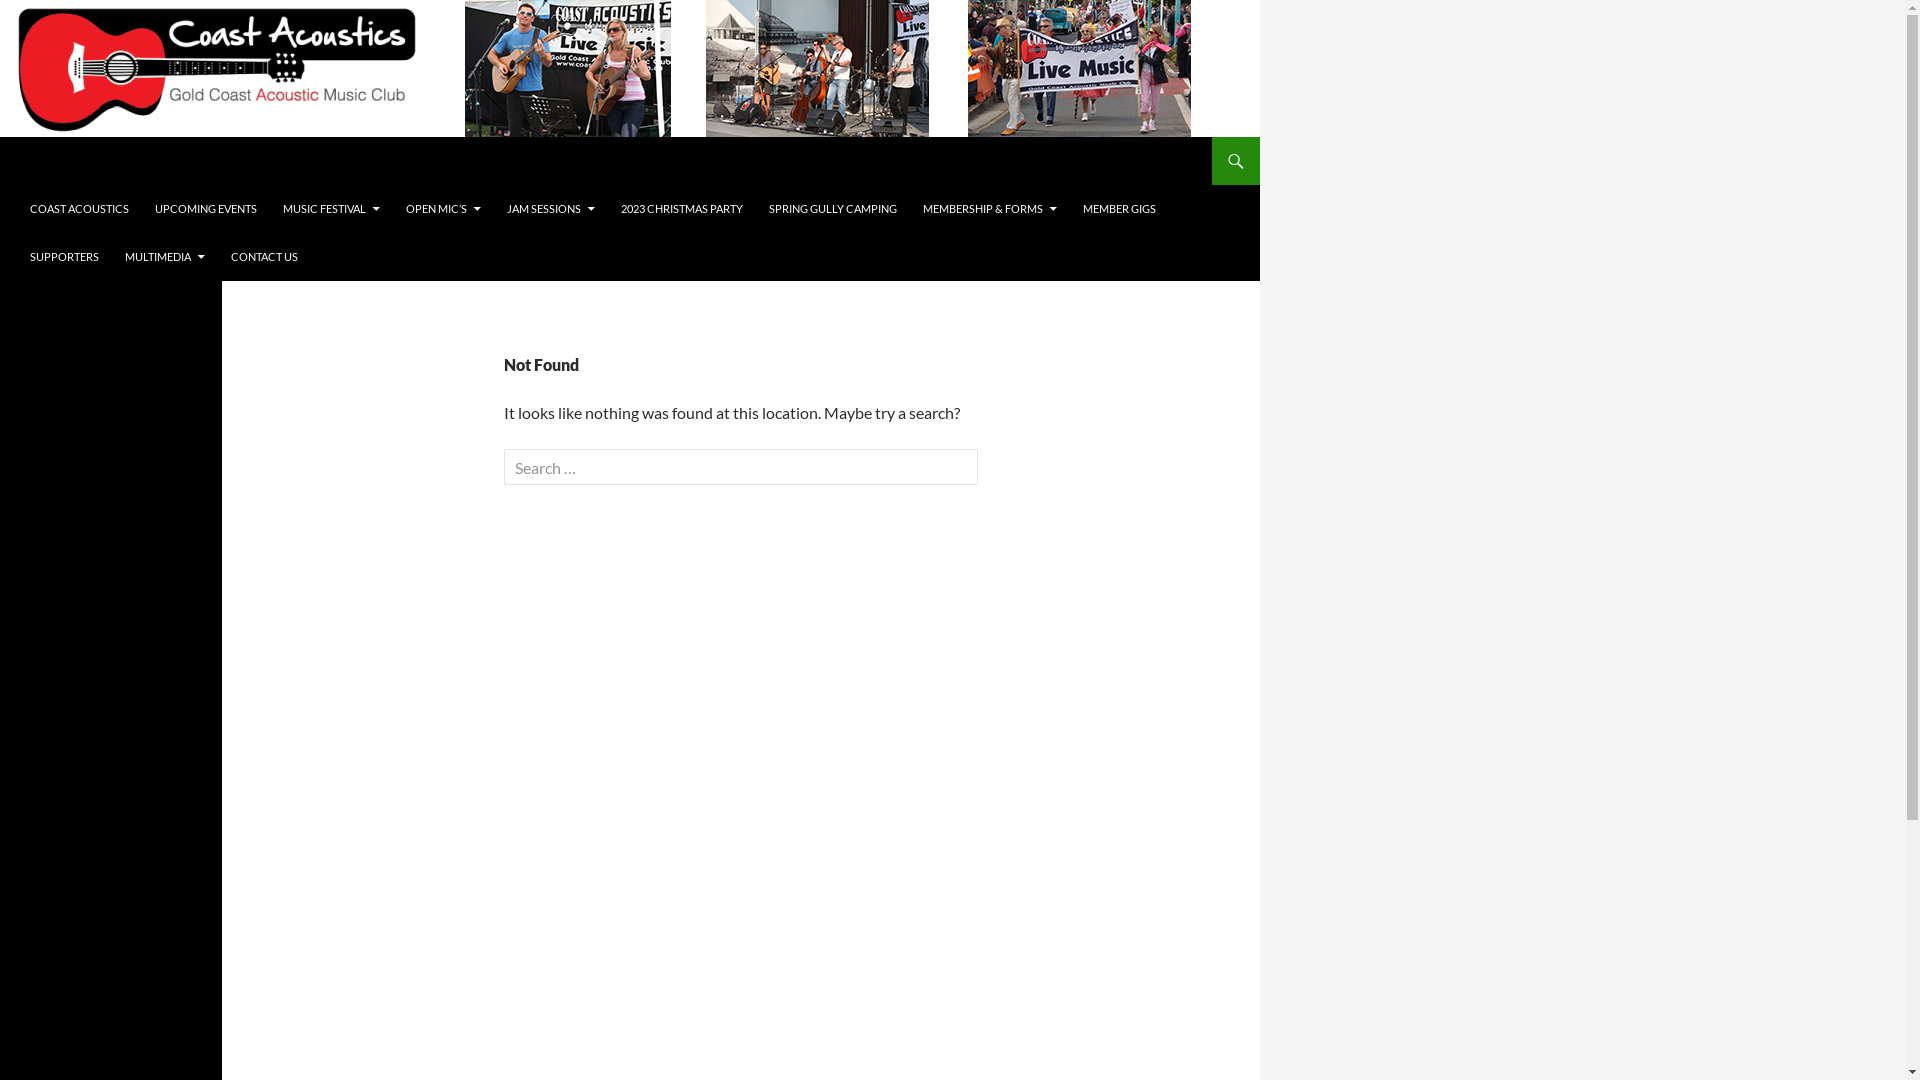 The height and width of the screenshot is (1080, 1920). Describe the element at coordinates (263, 256) in the screenshot. I see `'CONTACT US'` at that location.